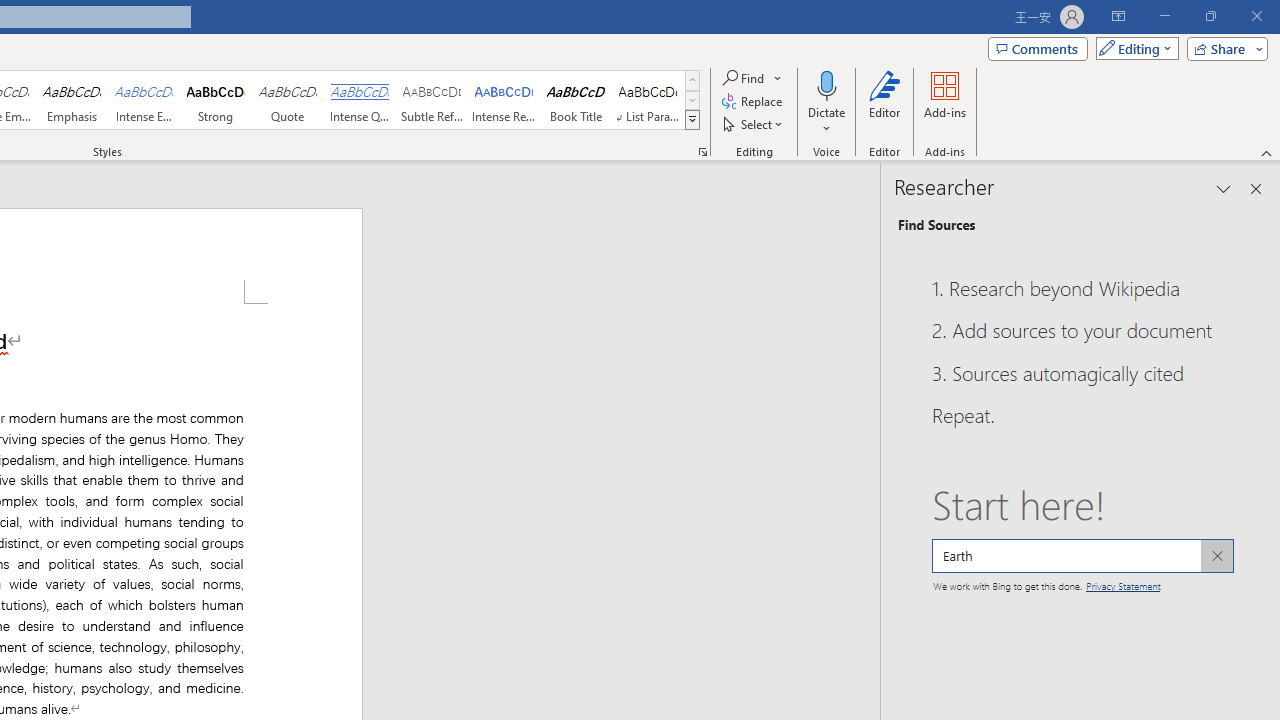  I want to click on 'Find Sources', so click(935, 225).